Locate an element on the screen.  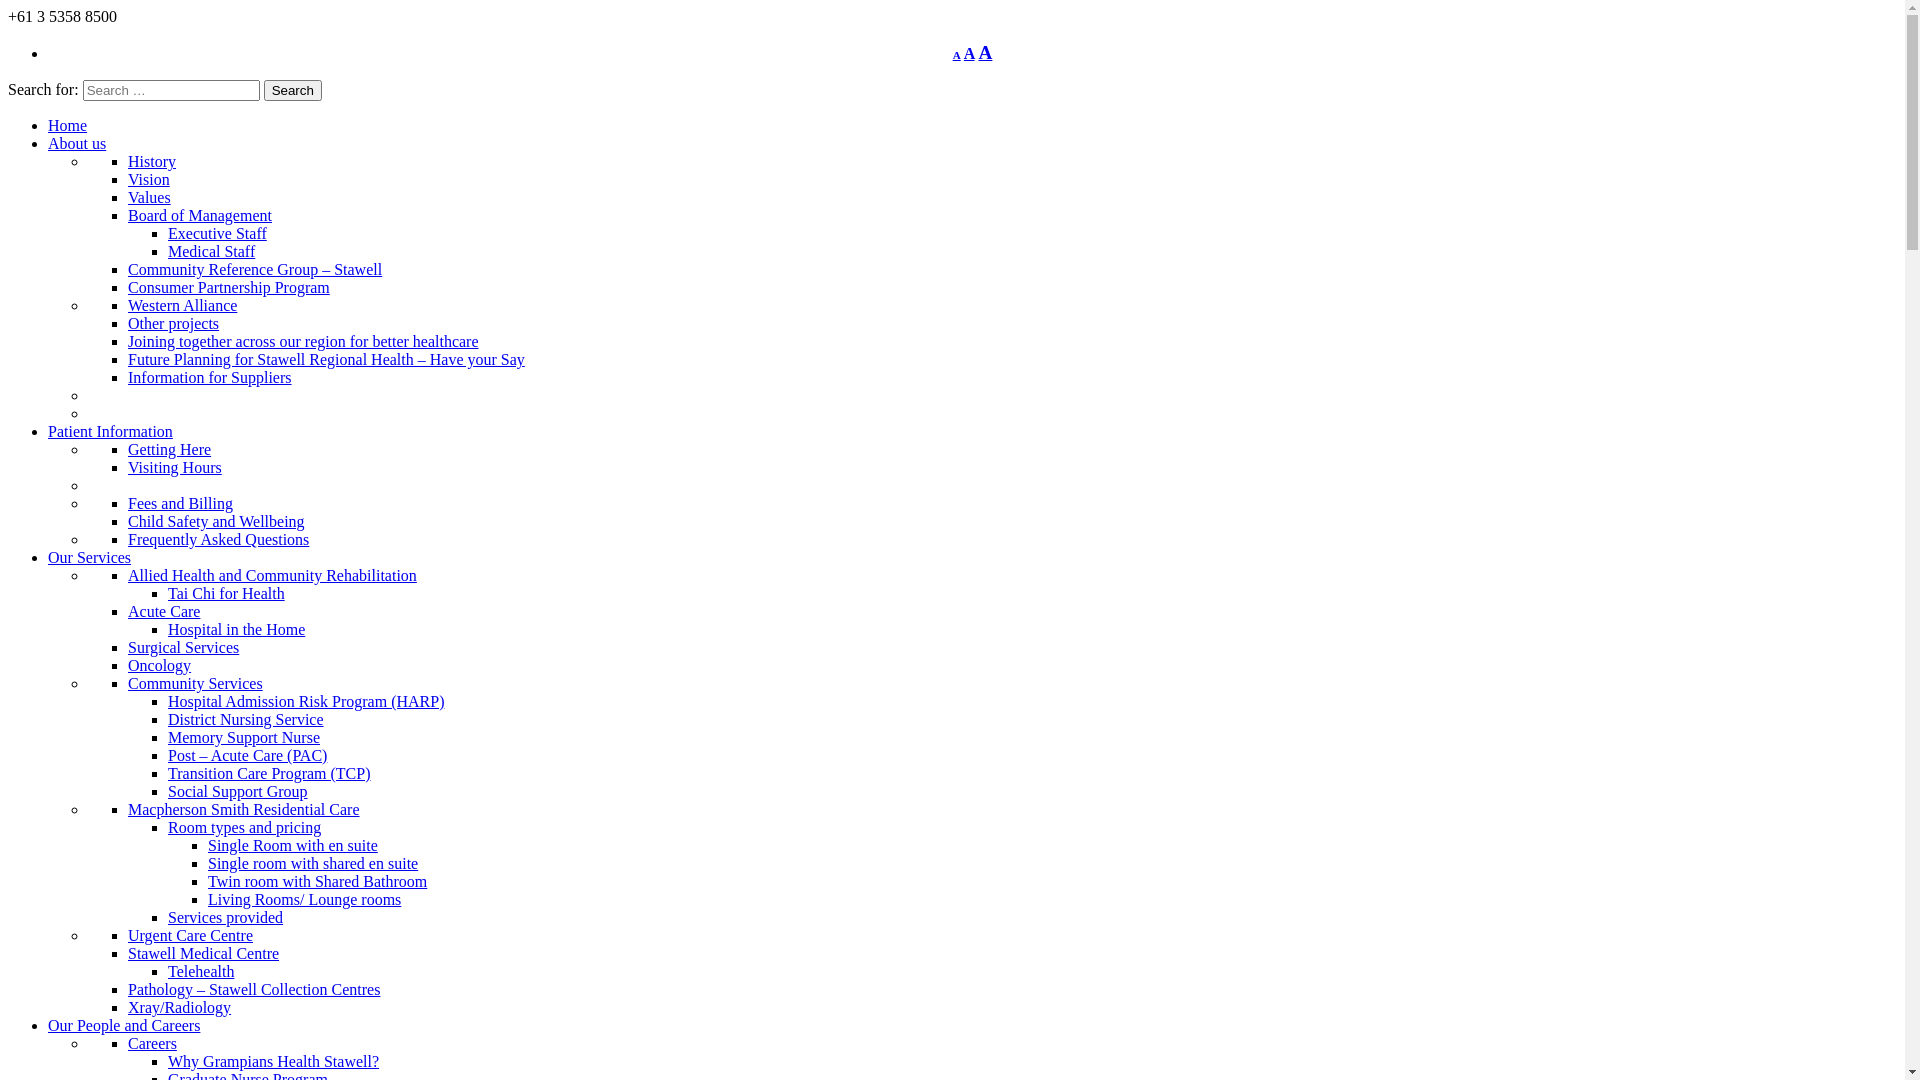
'Other projects' is located at coordinates (173, 322).